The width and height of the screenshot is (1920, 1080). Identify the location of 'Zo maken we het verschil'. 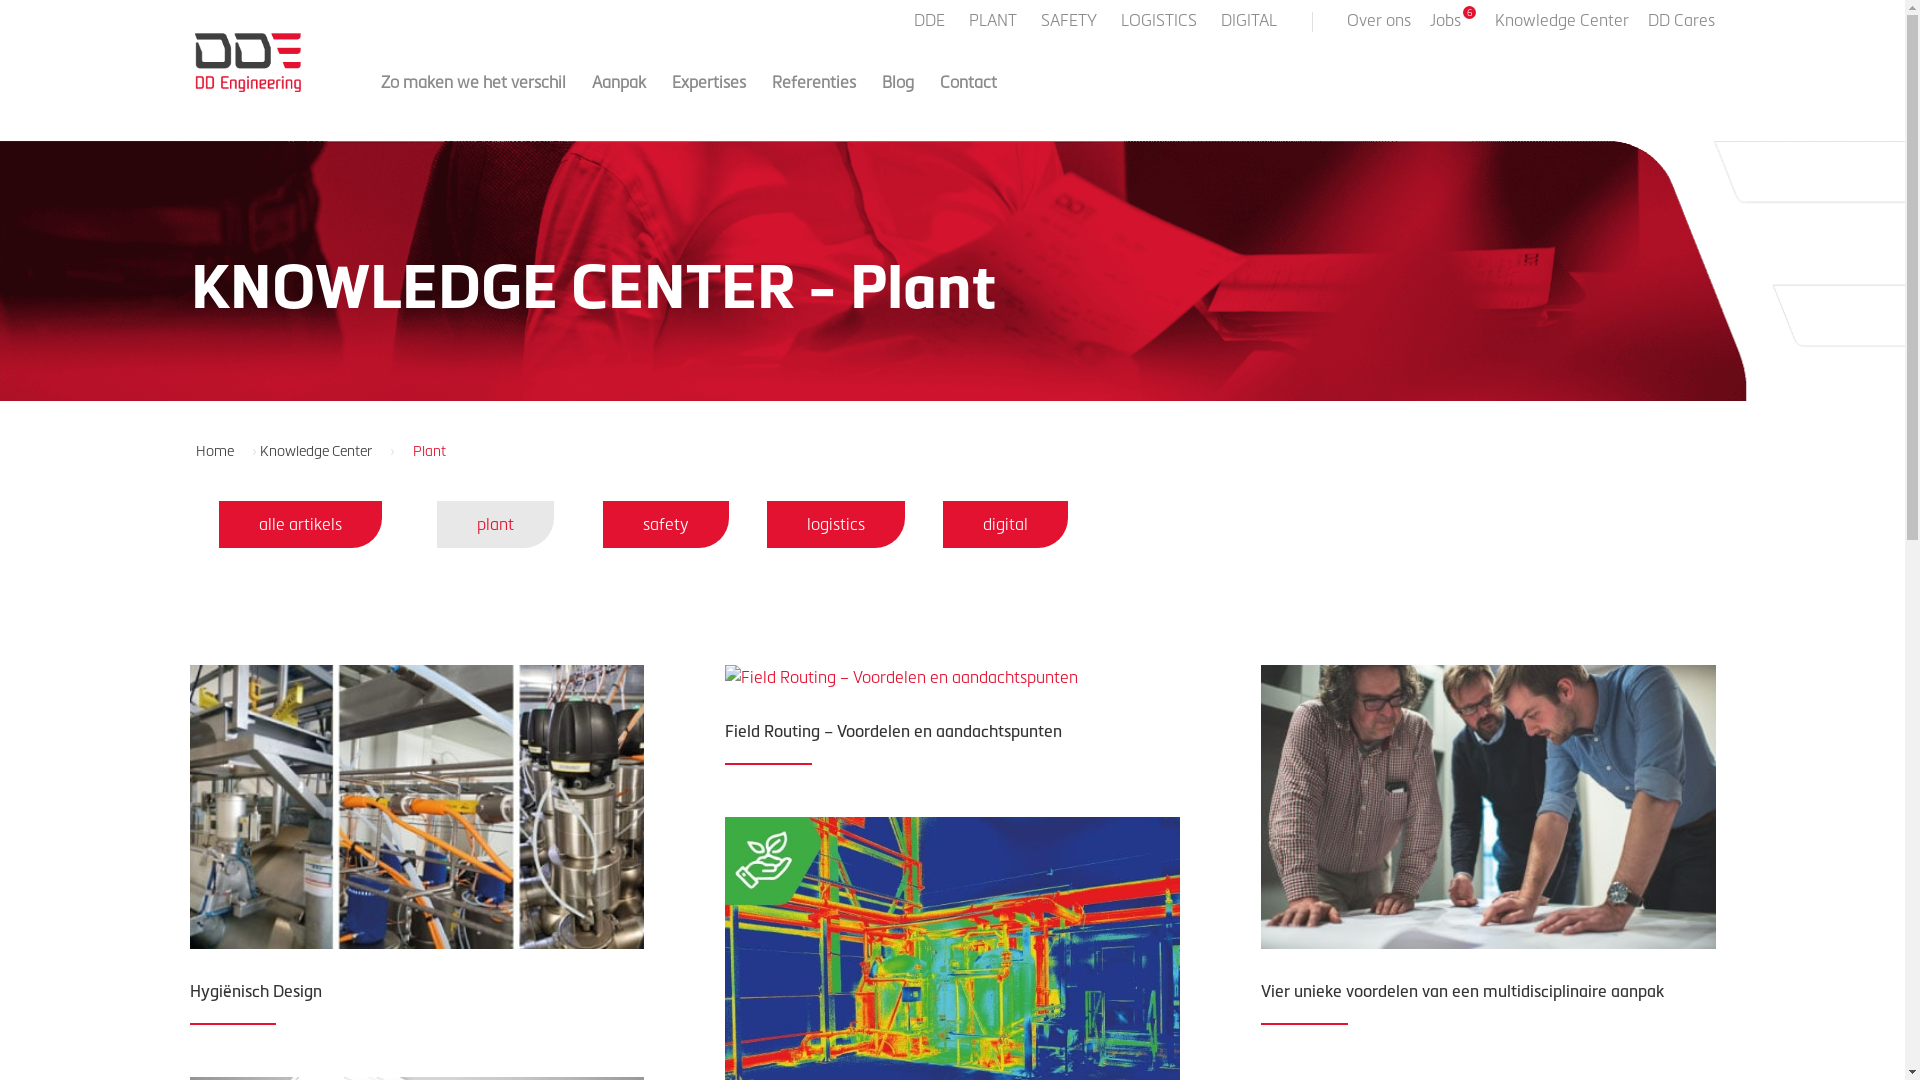
(471, 99).